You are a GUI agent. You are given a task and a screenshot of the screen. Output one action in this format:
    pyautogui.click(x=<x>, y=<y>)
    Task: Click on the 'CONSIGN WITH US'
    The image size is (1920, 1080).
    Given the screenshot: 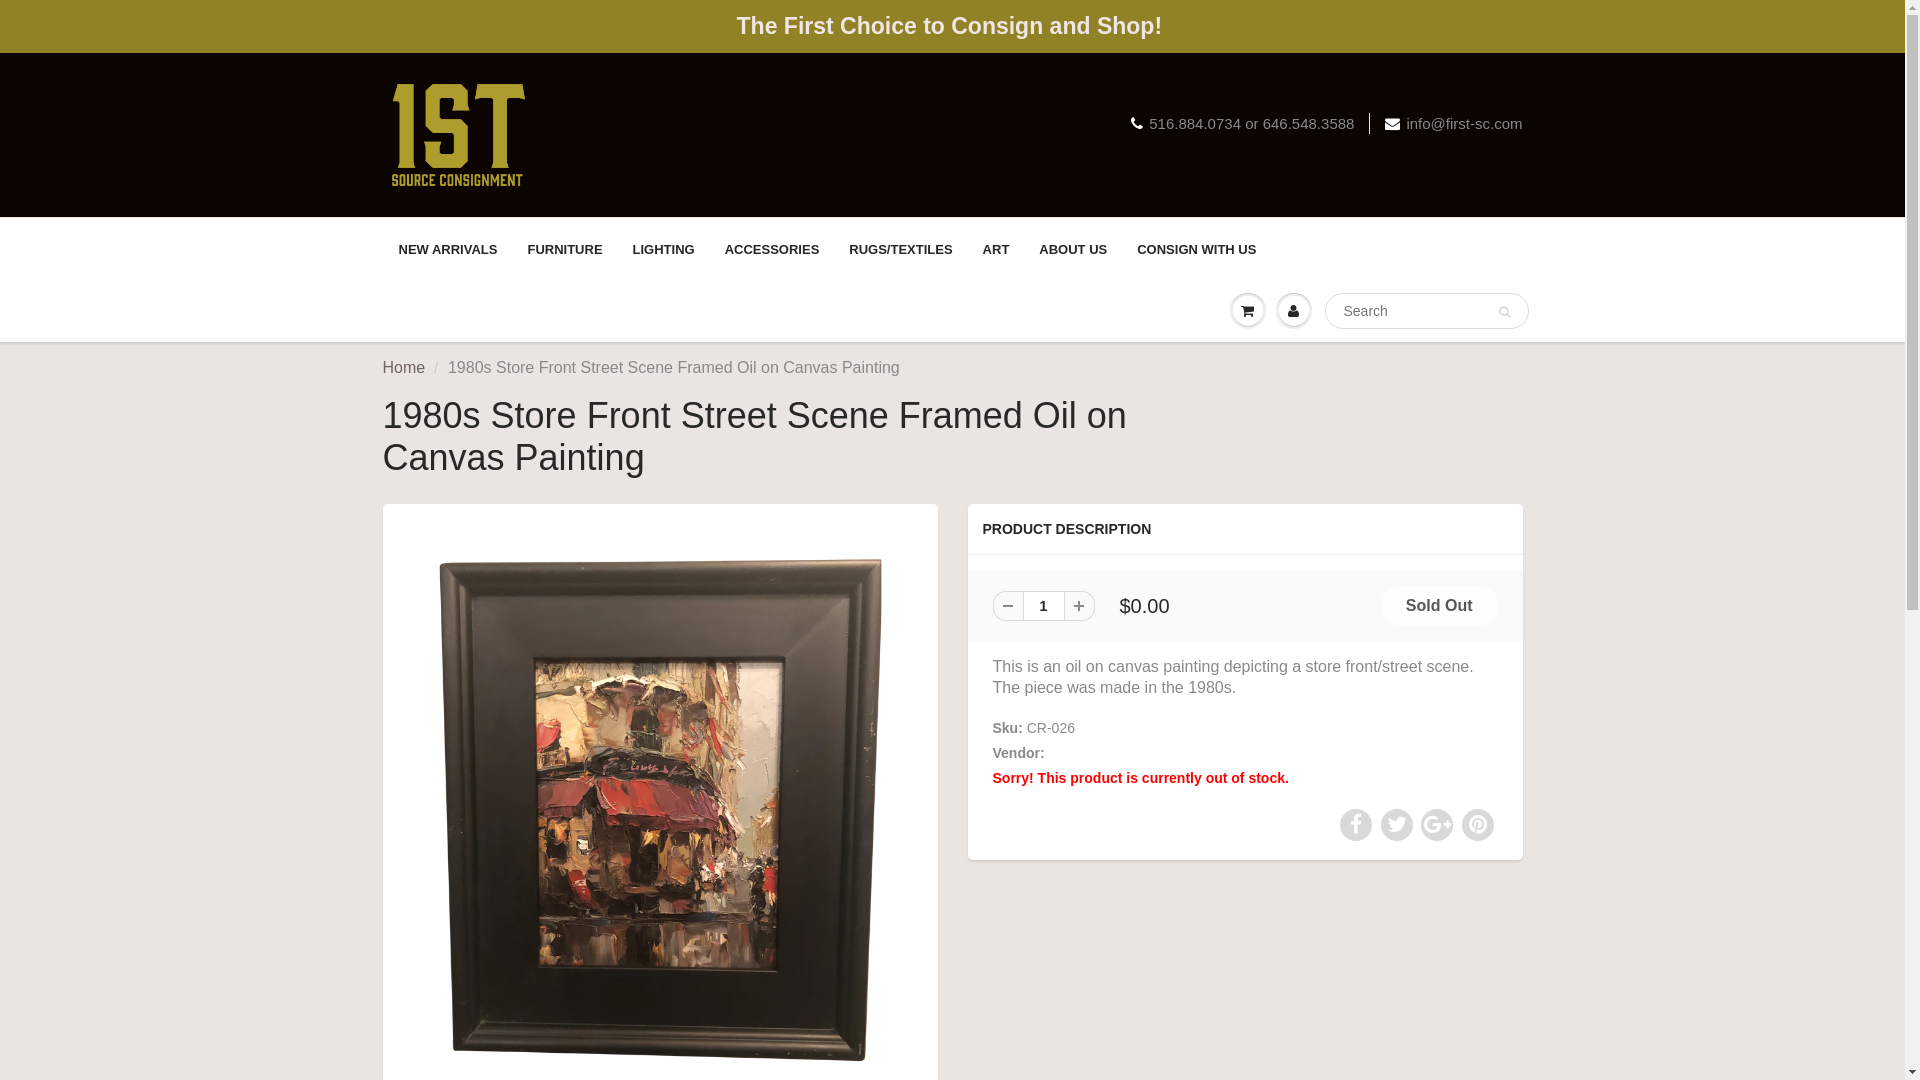 What is the action you would take?
    pyautogui.click(x=1196, y=249)
    